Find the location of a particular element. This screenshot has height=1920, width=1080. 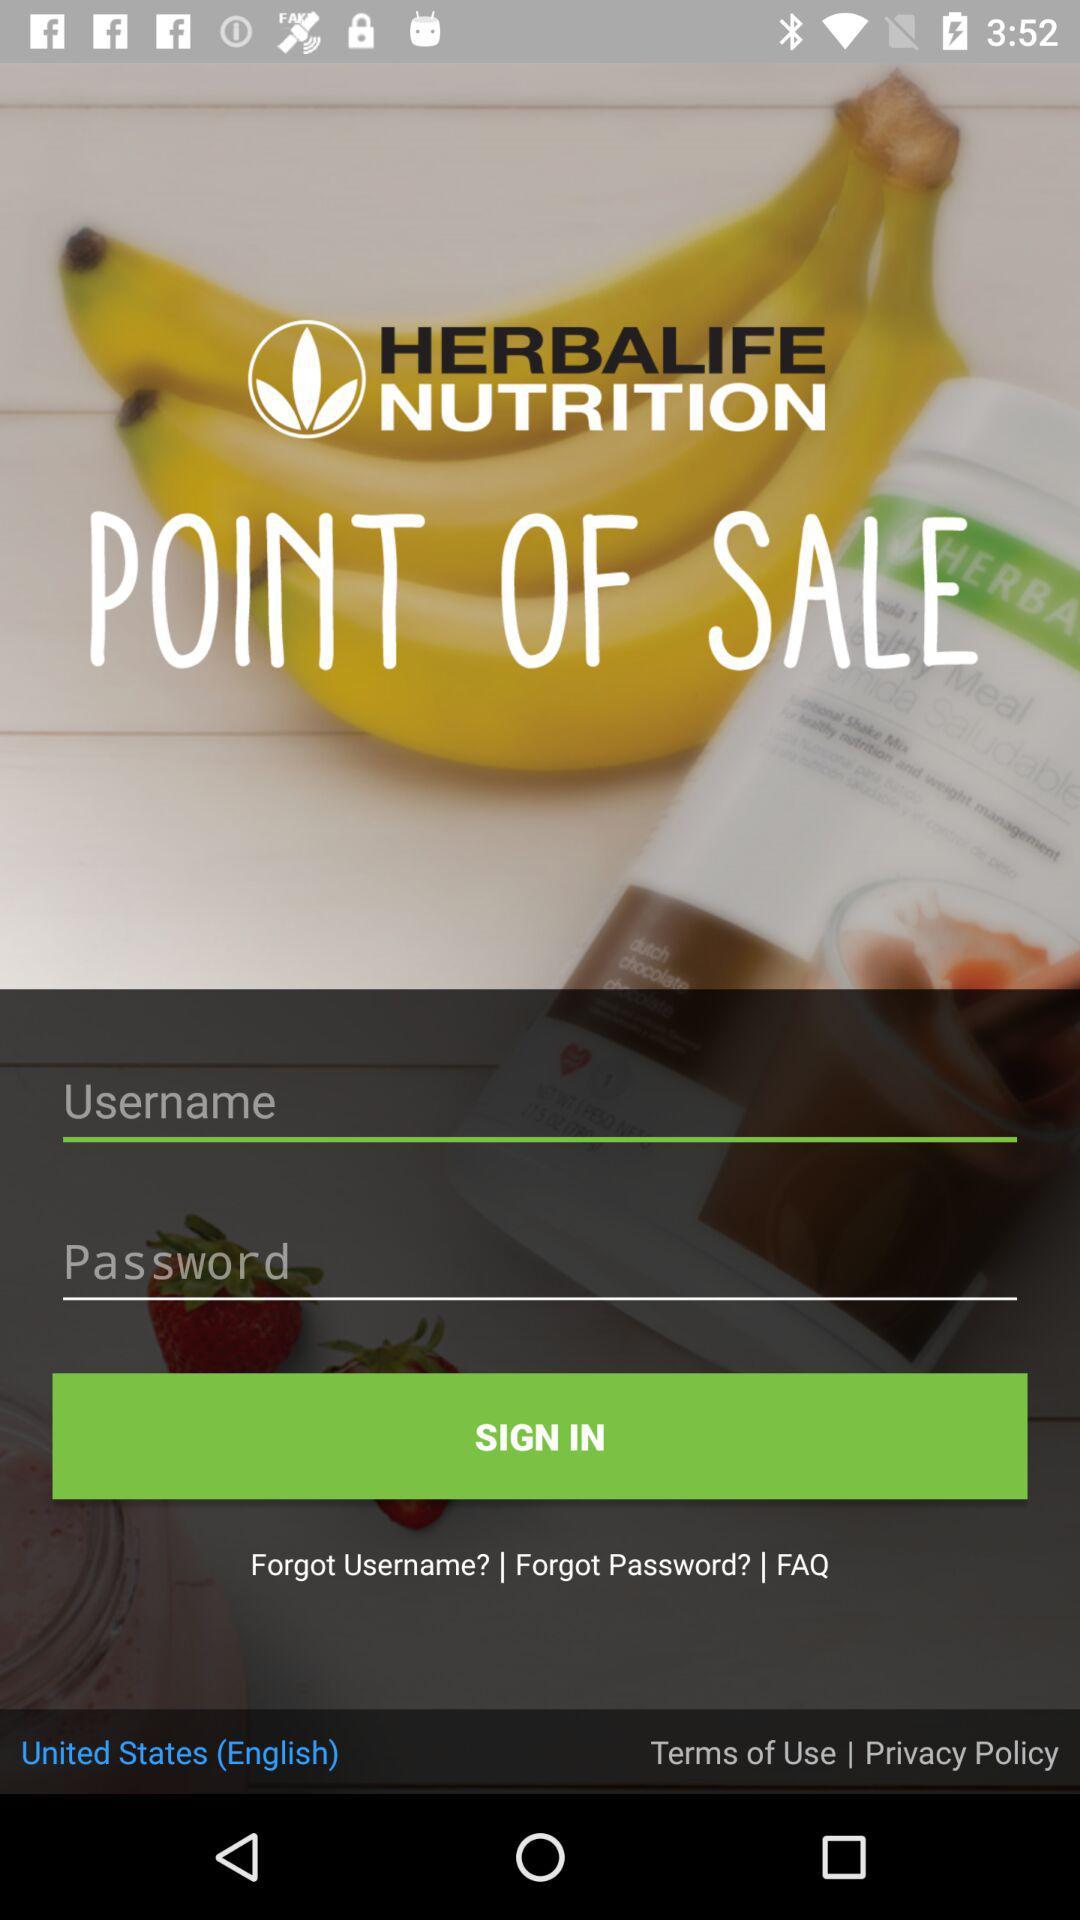

icon to the right of | item is located at coordinates (960, 1750).